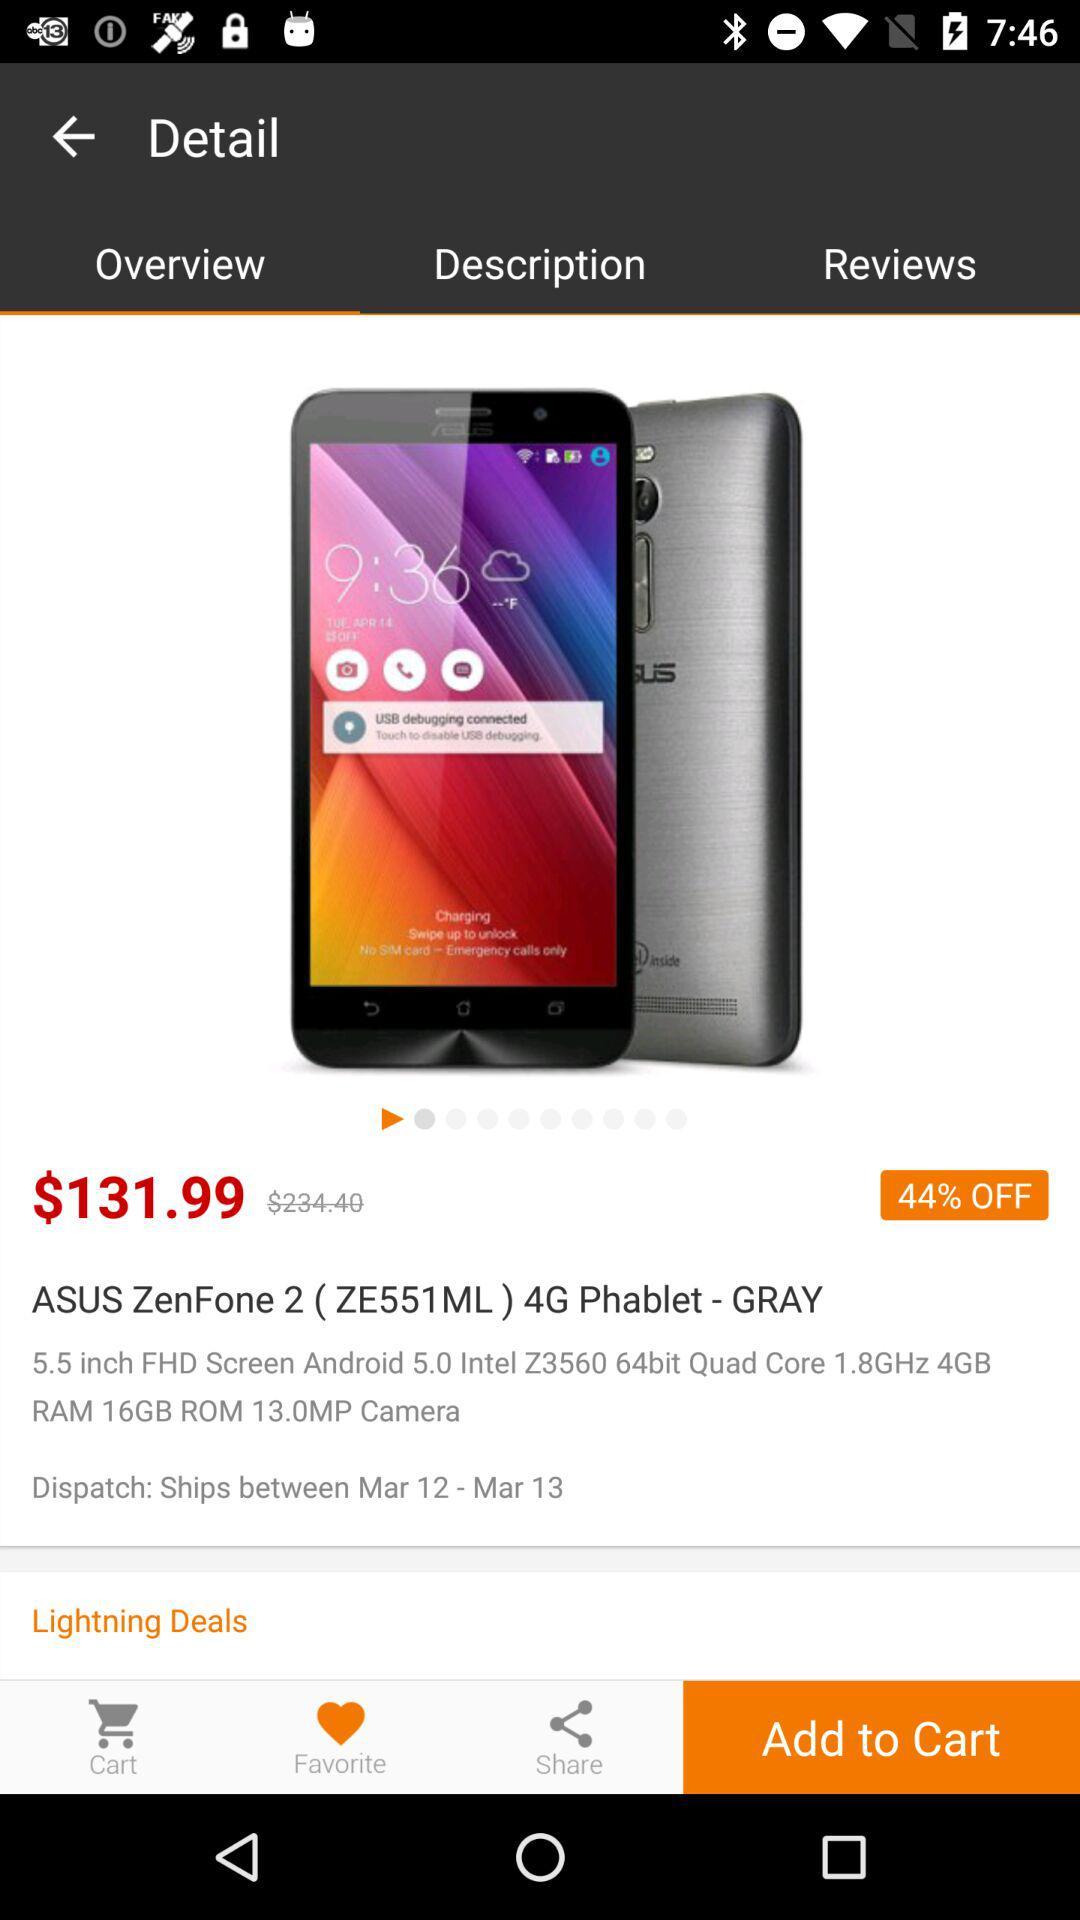  What do you see at coordinates (340, 1736) in the screenshot?
I see `the product` at bounding box center [340, 1736].